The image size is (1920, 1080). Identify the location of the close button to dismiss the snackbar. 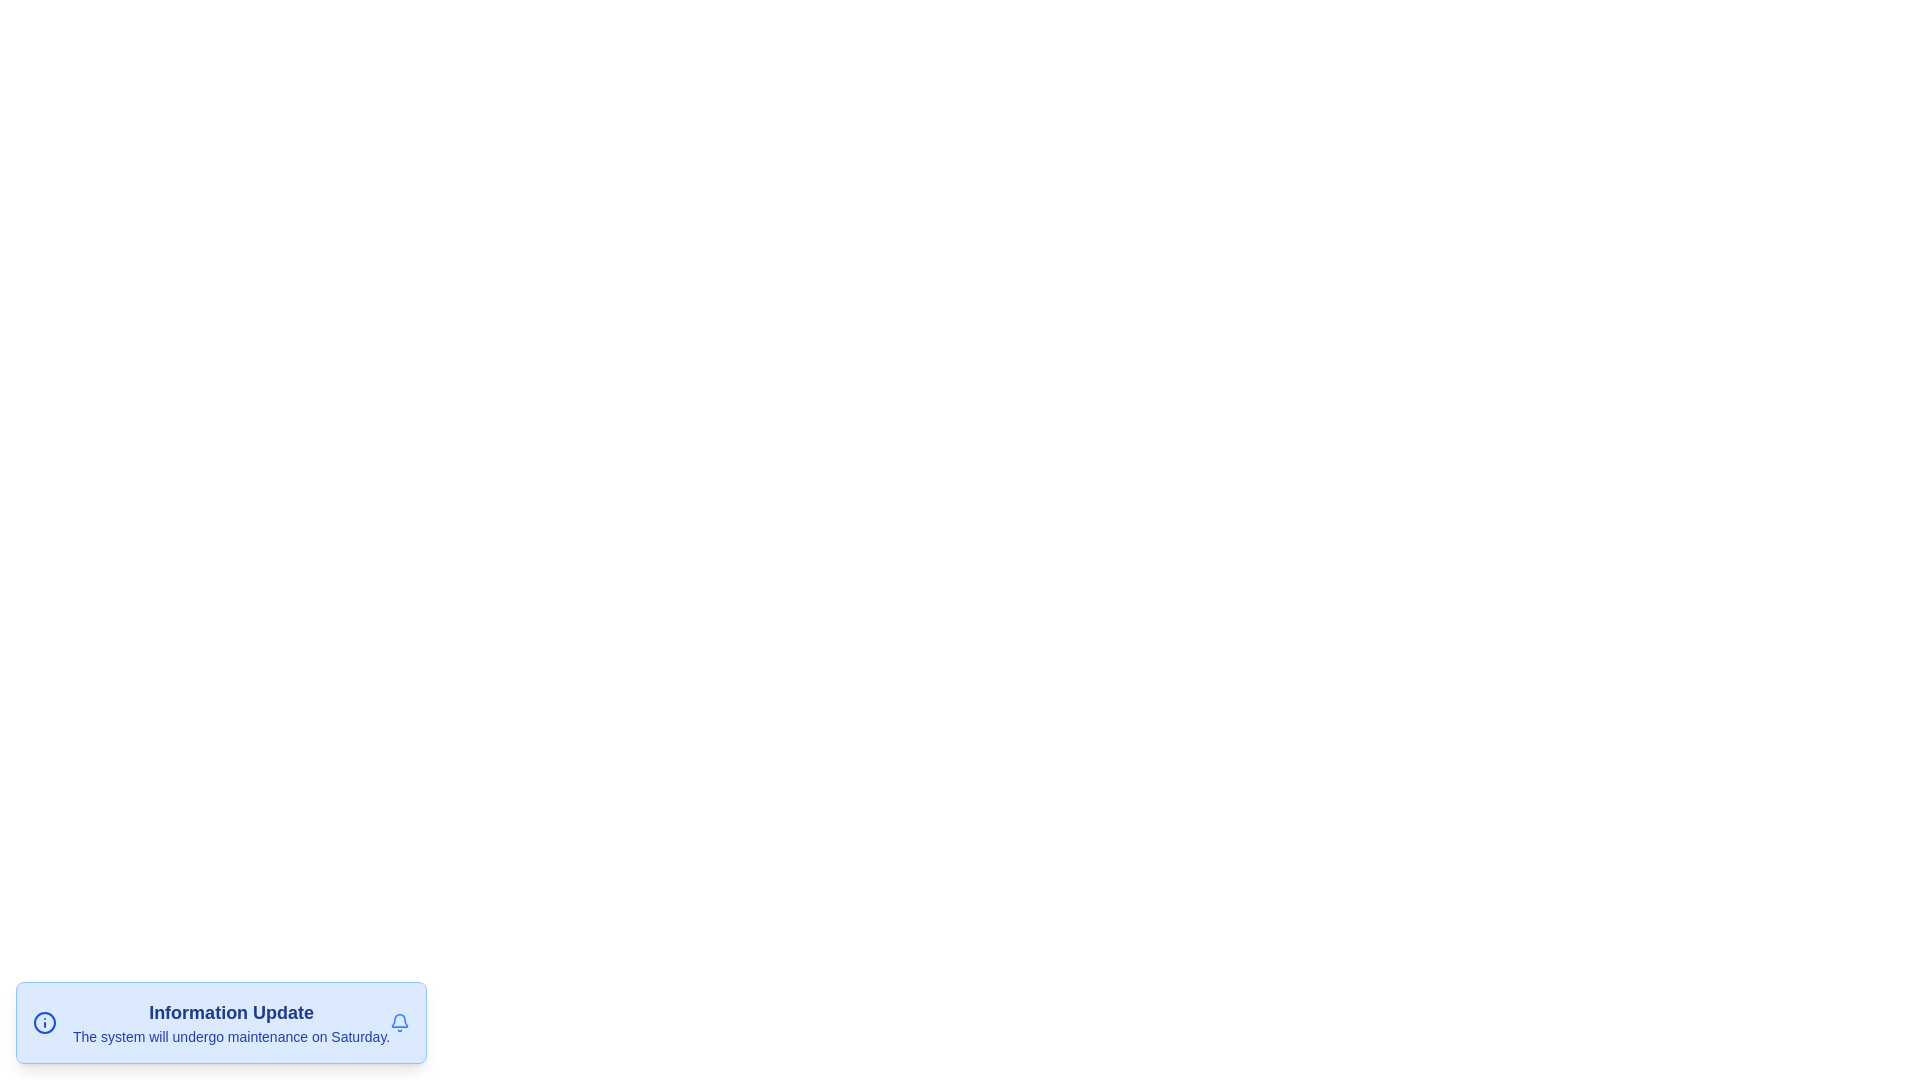
(400, 1022).